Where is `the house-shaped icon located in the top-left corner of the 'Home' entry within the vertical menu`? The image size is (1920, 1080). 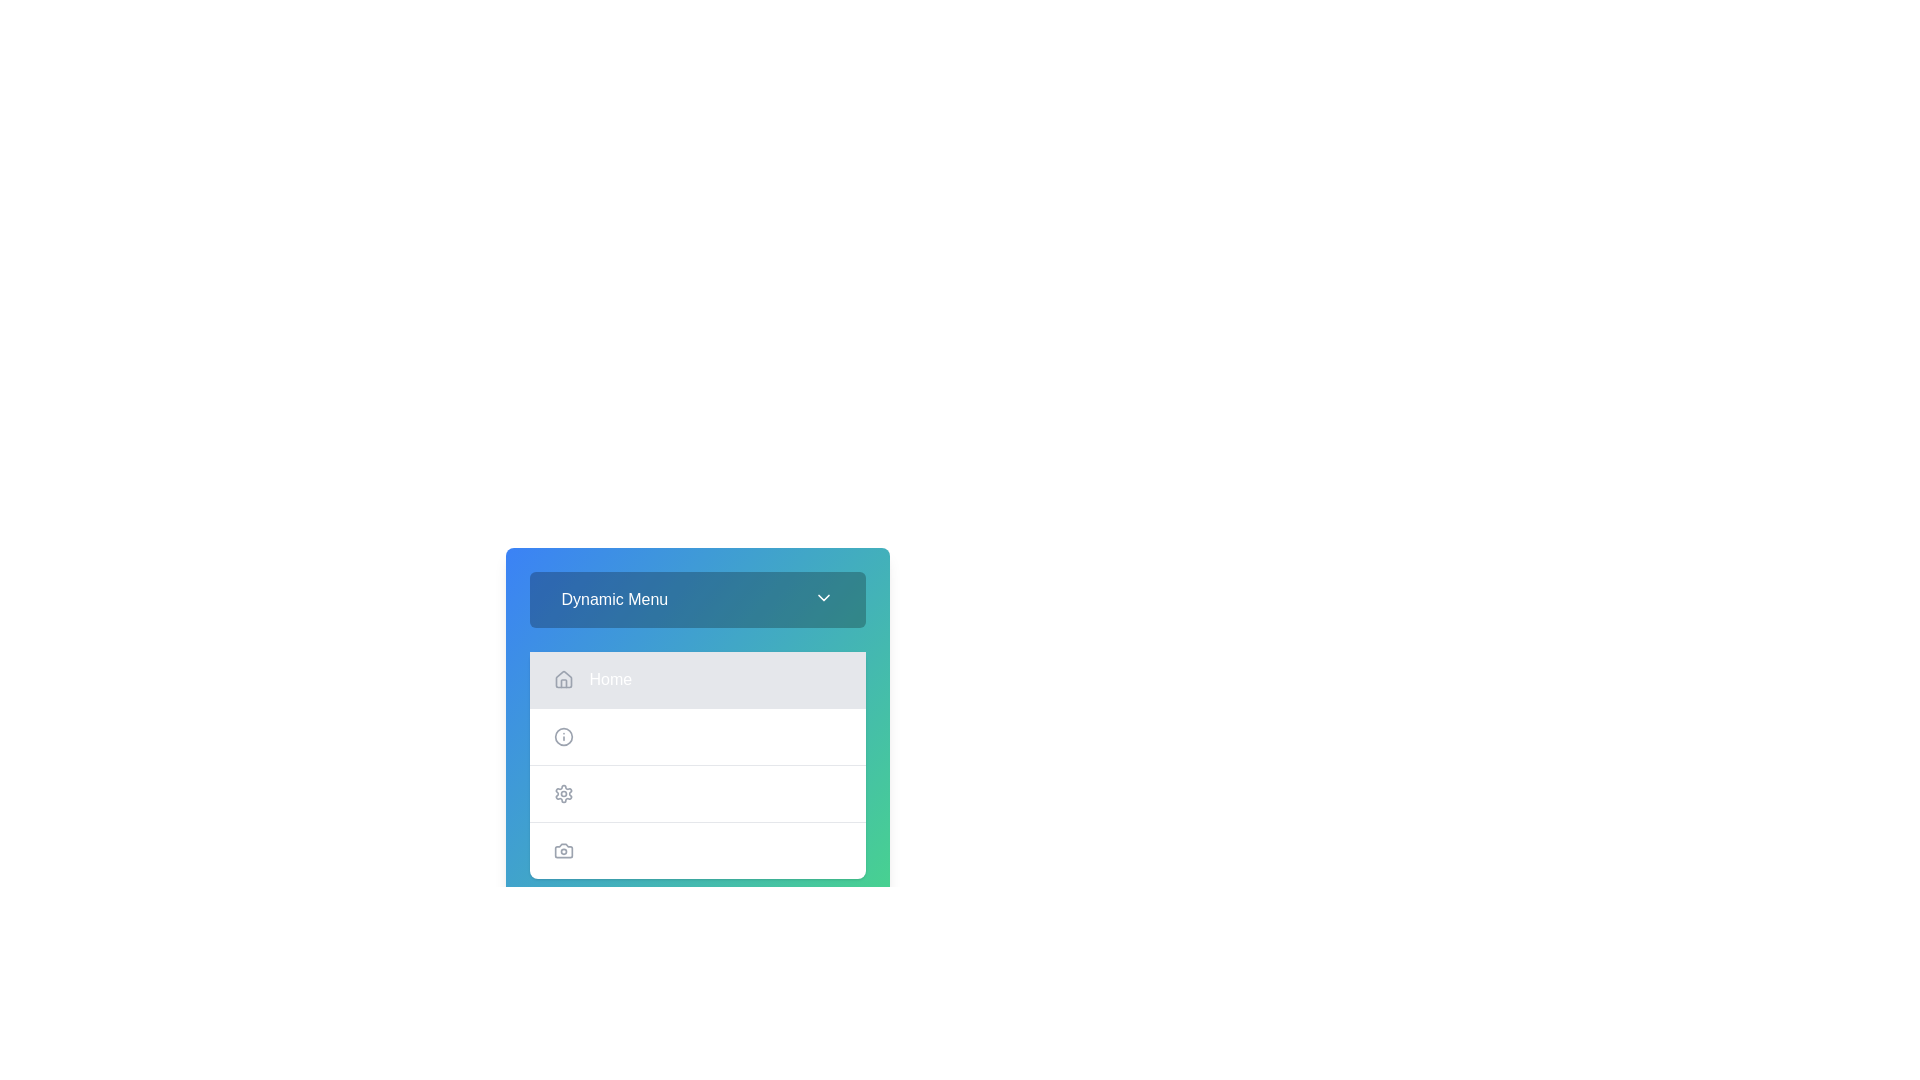
the house-shaped icon located in the top-left corner of the 'Home' entry within the vertical menu is located at coordinates (562, 678).